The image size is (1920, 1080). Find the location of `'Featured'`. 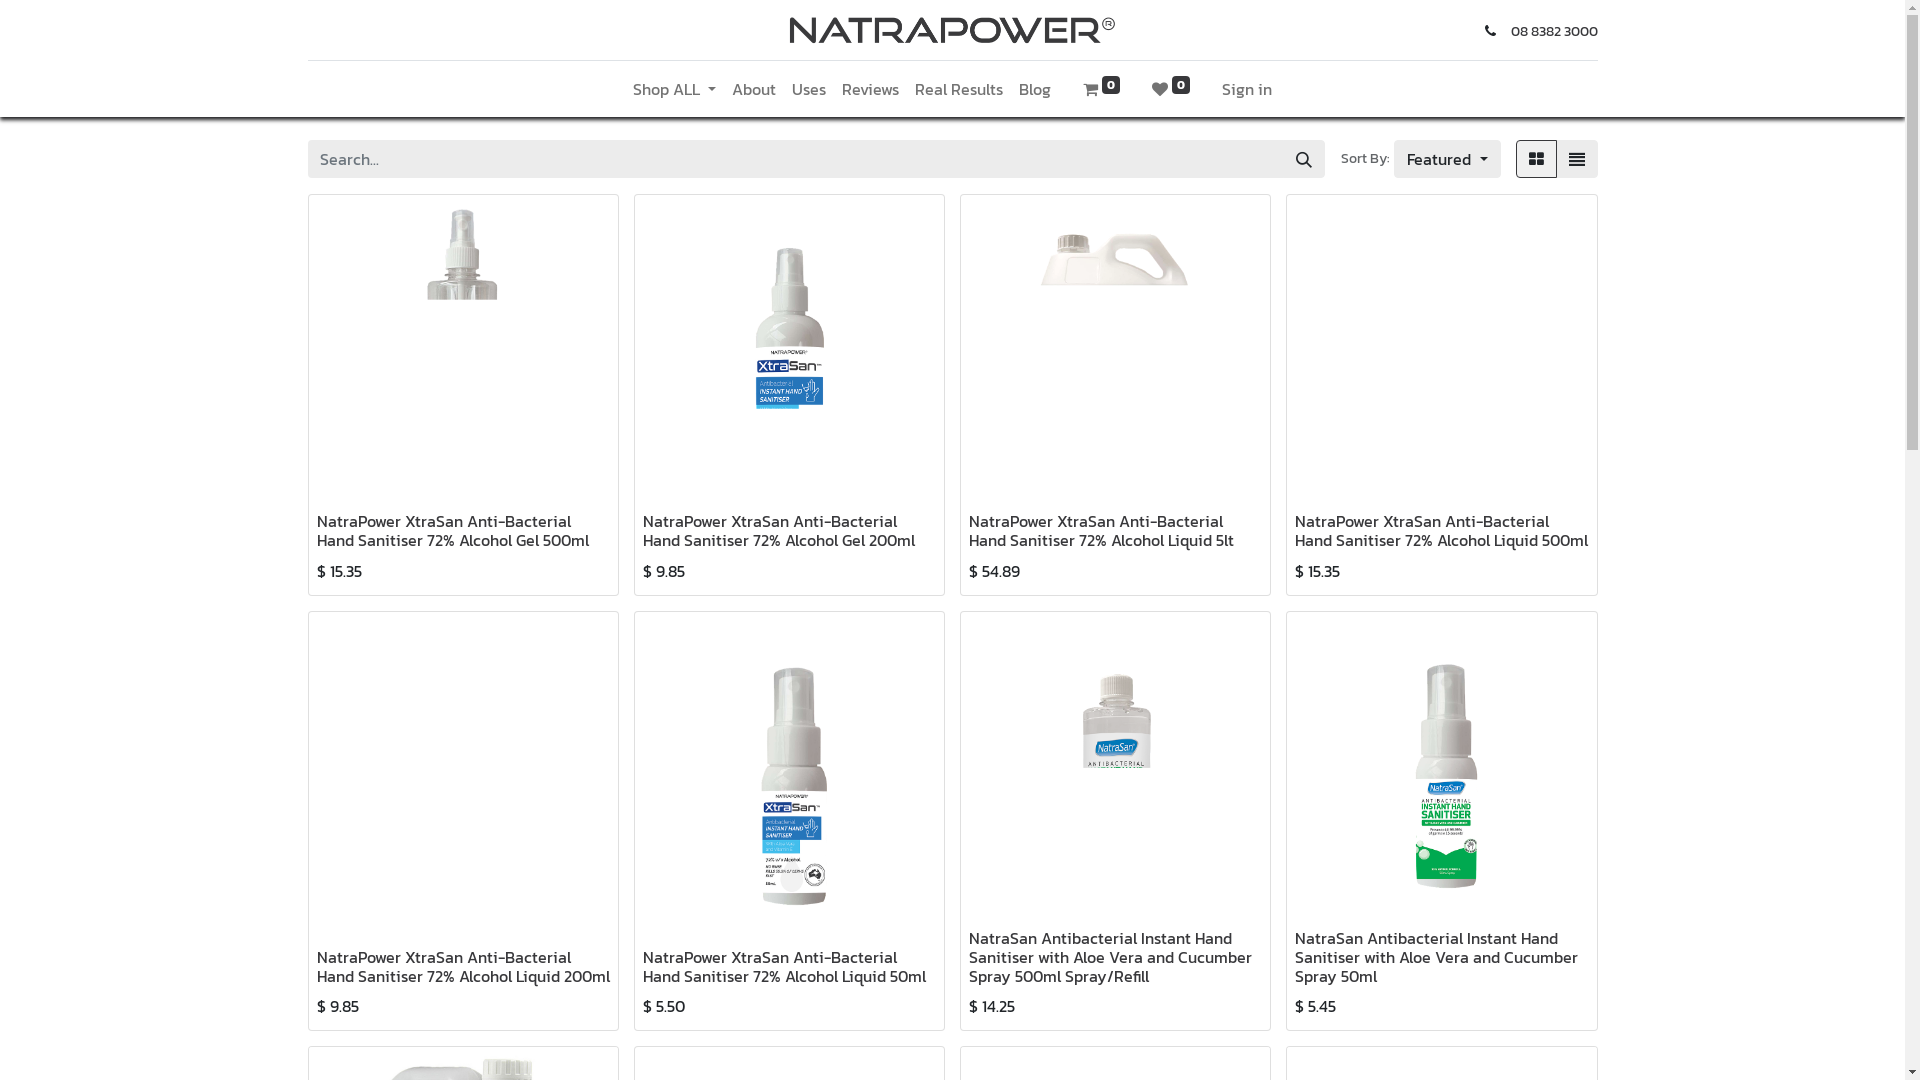

'Featured' is located at coordinates (1392, 157).